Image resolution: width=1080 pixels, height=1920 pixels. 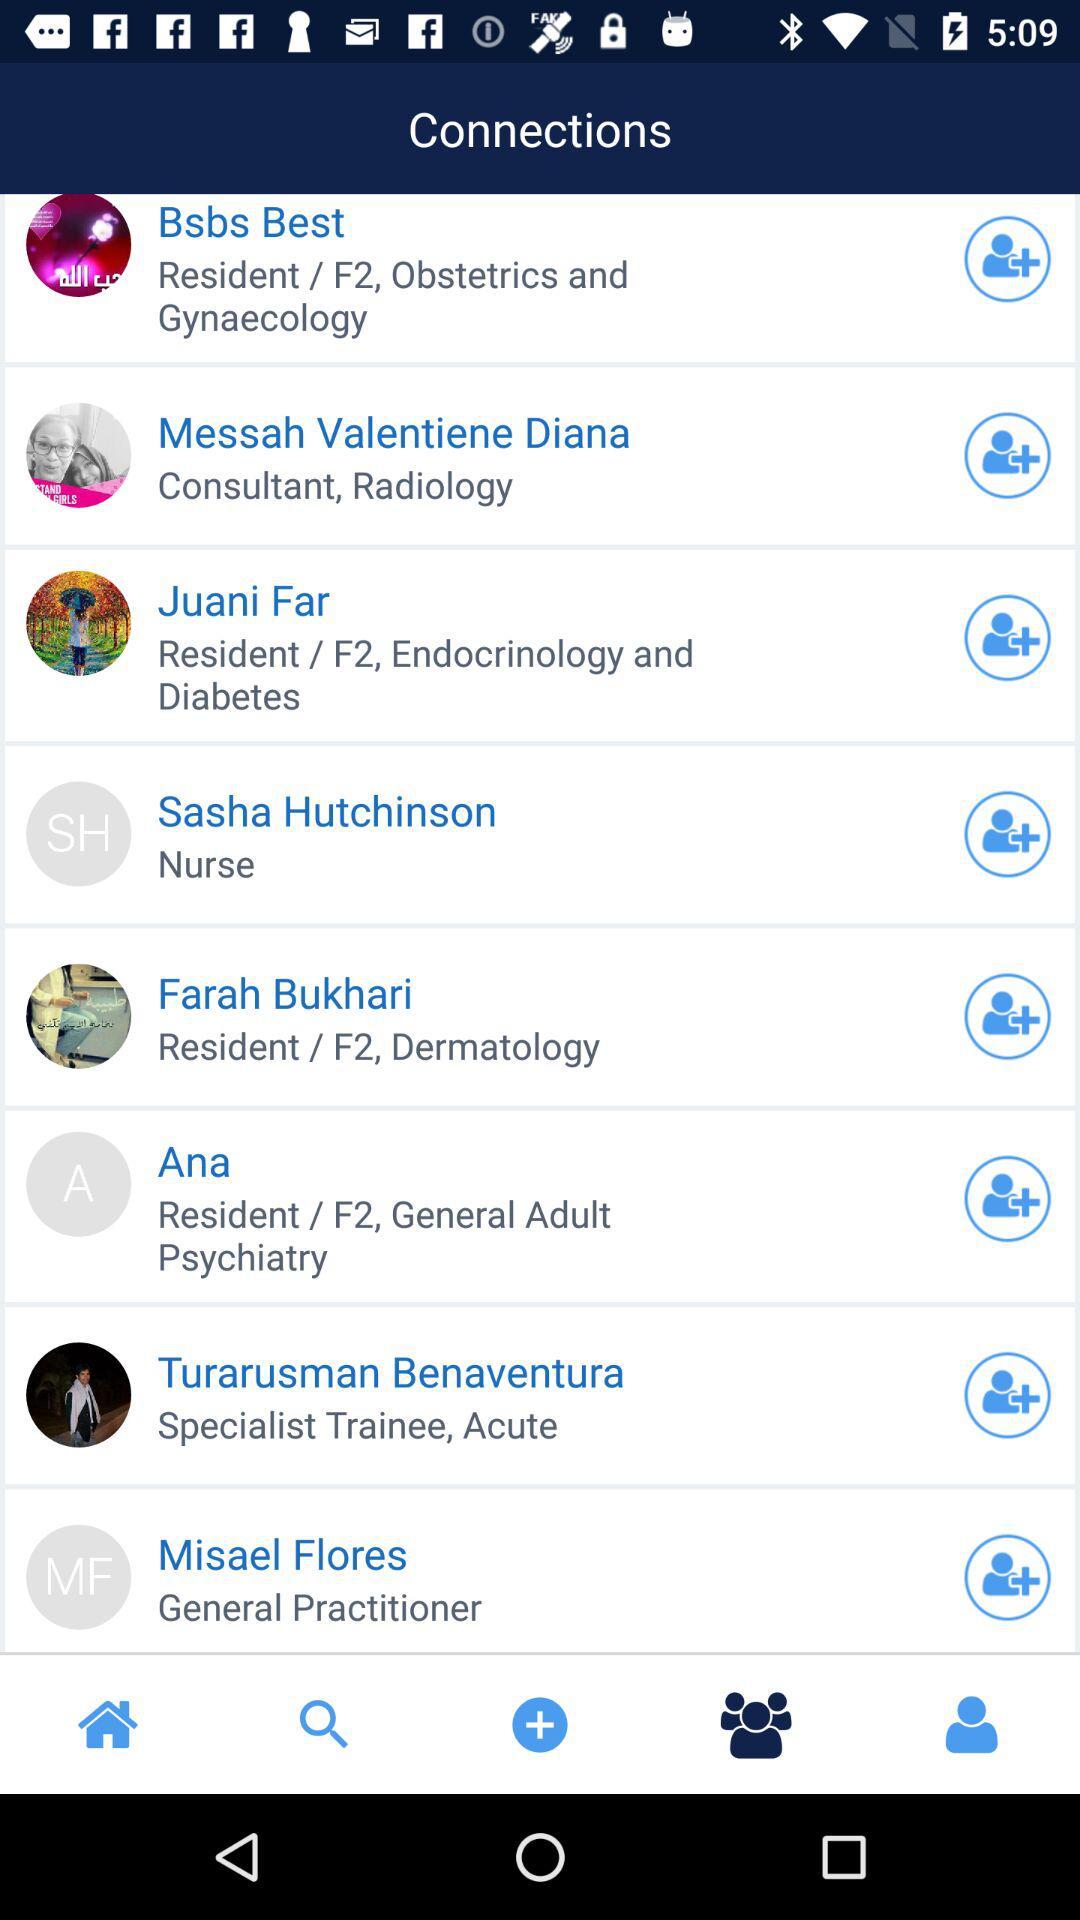 I want to click on friend, so click(x=1007, y=258).